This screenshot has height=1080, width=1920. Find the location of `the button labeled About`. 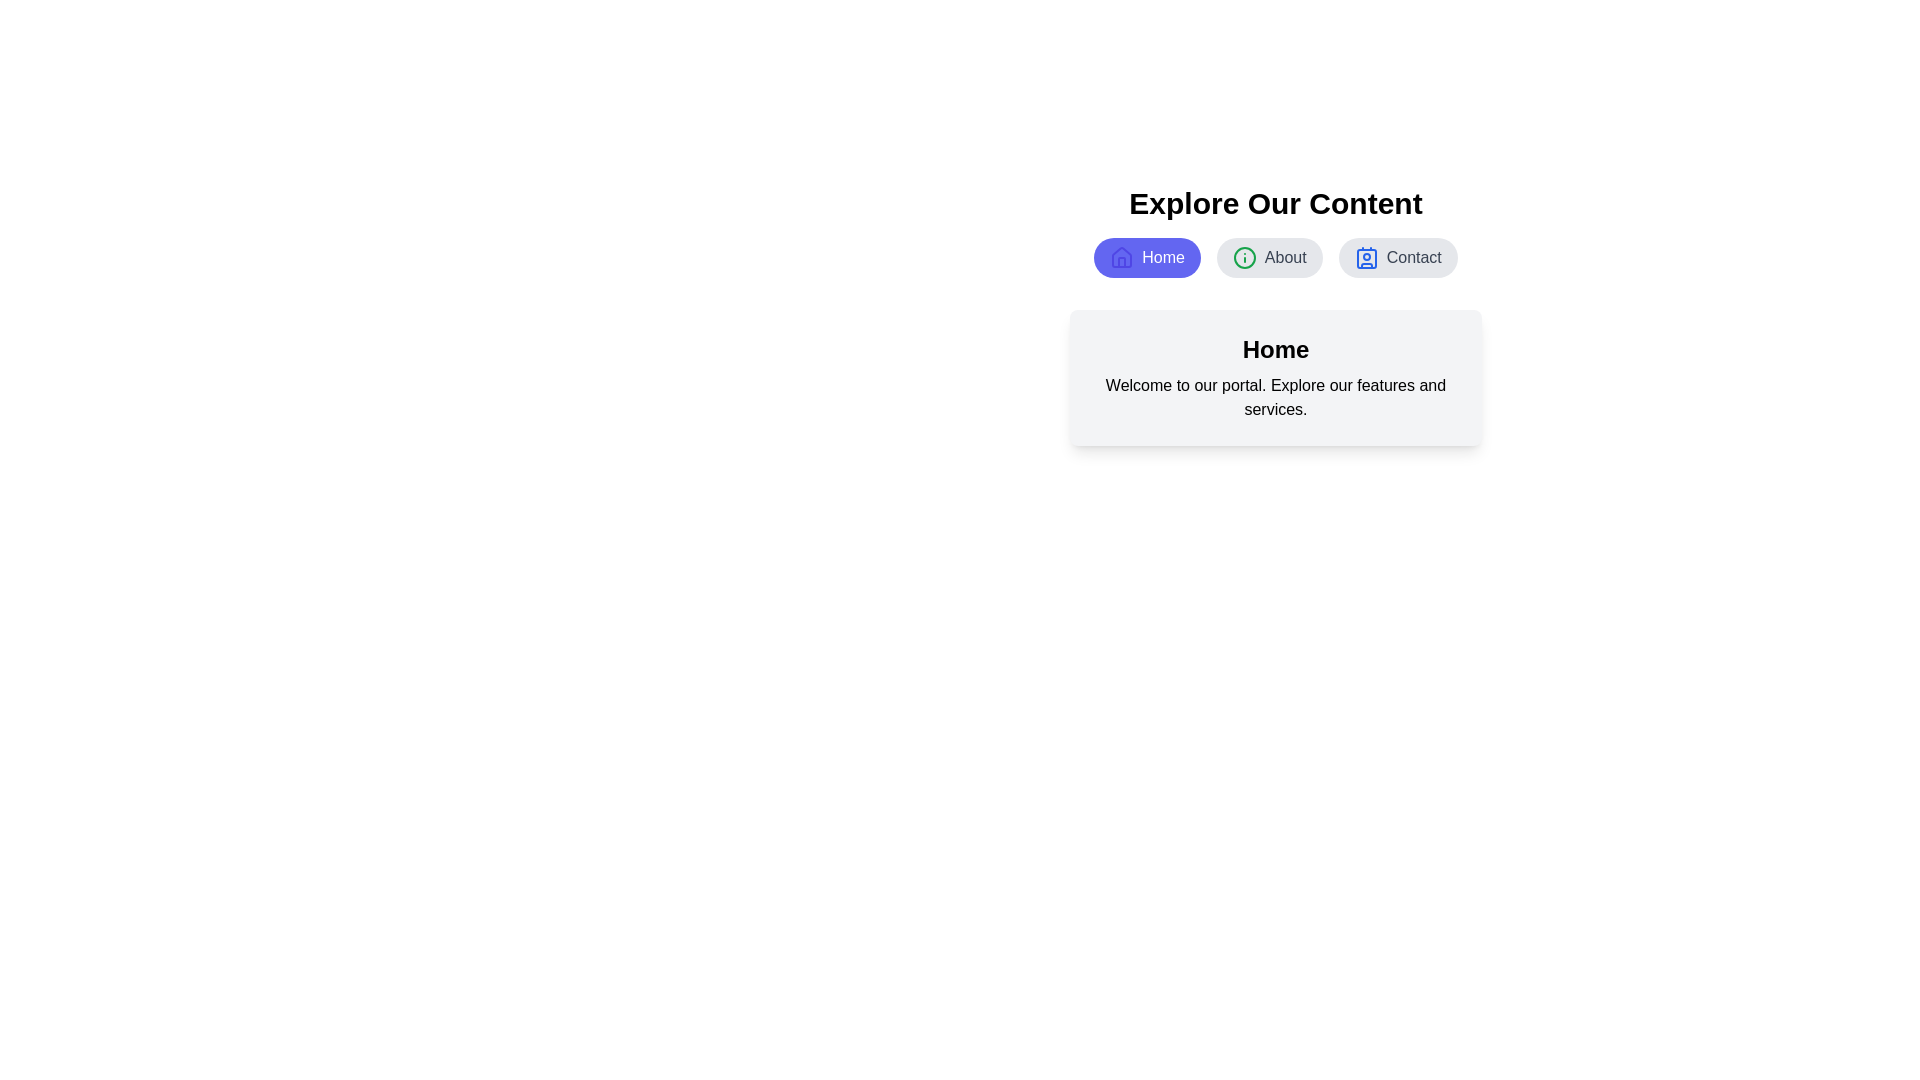

the button labeled About is located at coordinates (1268, 257).